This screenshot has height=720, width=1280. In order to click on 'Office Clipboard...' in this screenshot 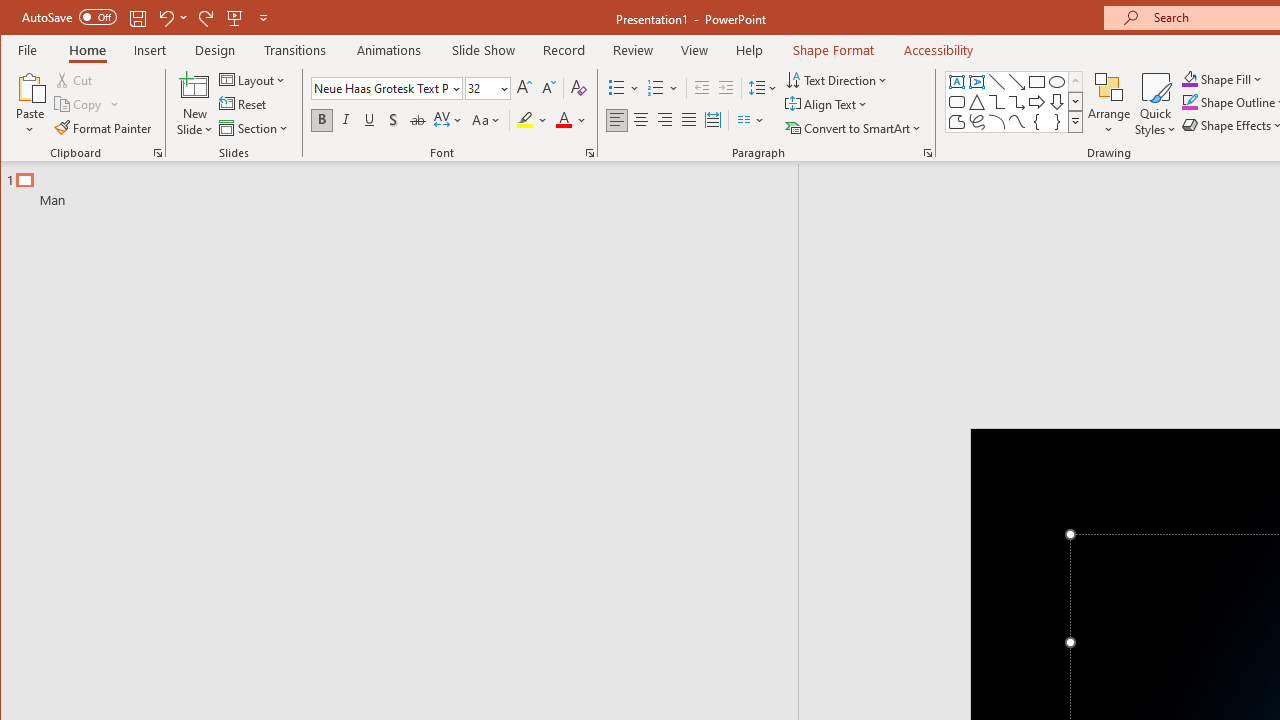, I will do `click(157, 152)`.